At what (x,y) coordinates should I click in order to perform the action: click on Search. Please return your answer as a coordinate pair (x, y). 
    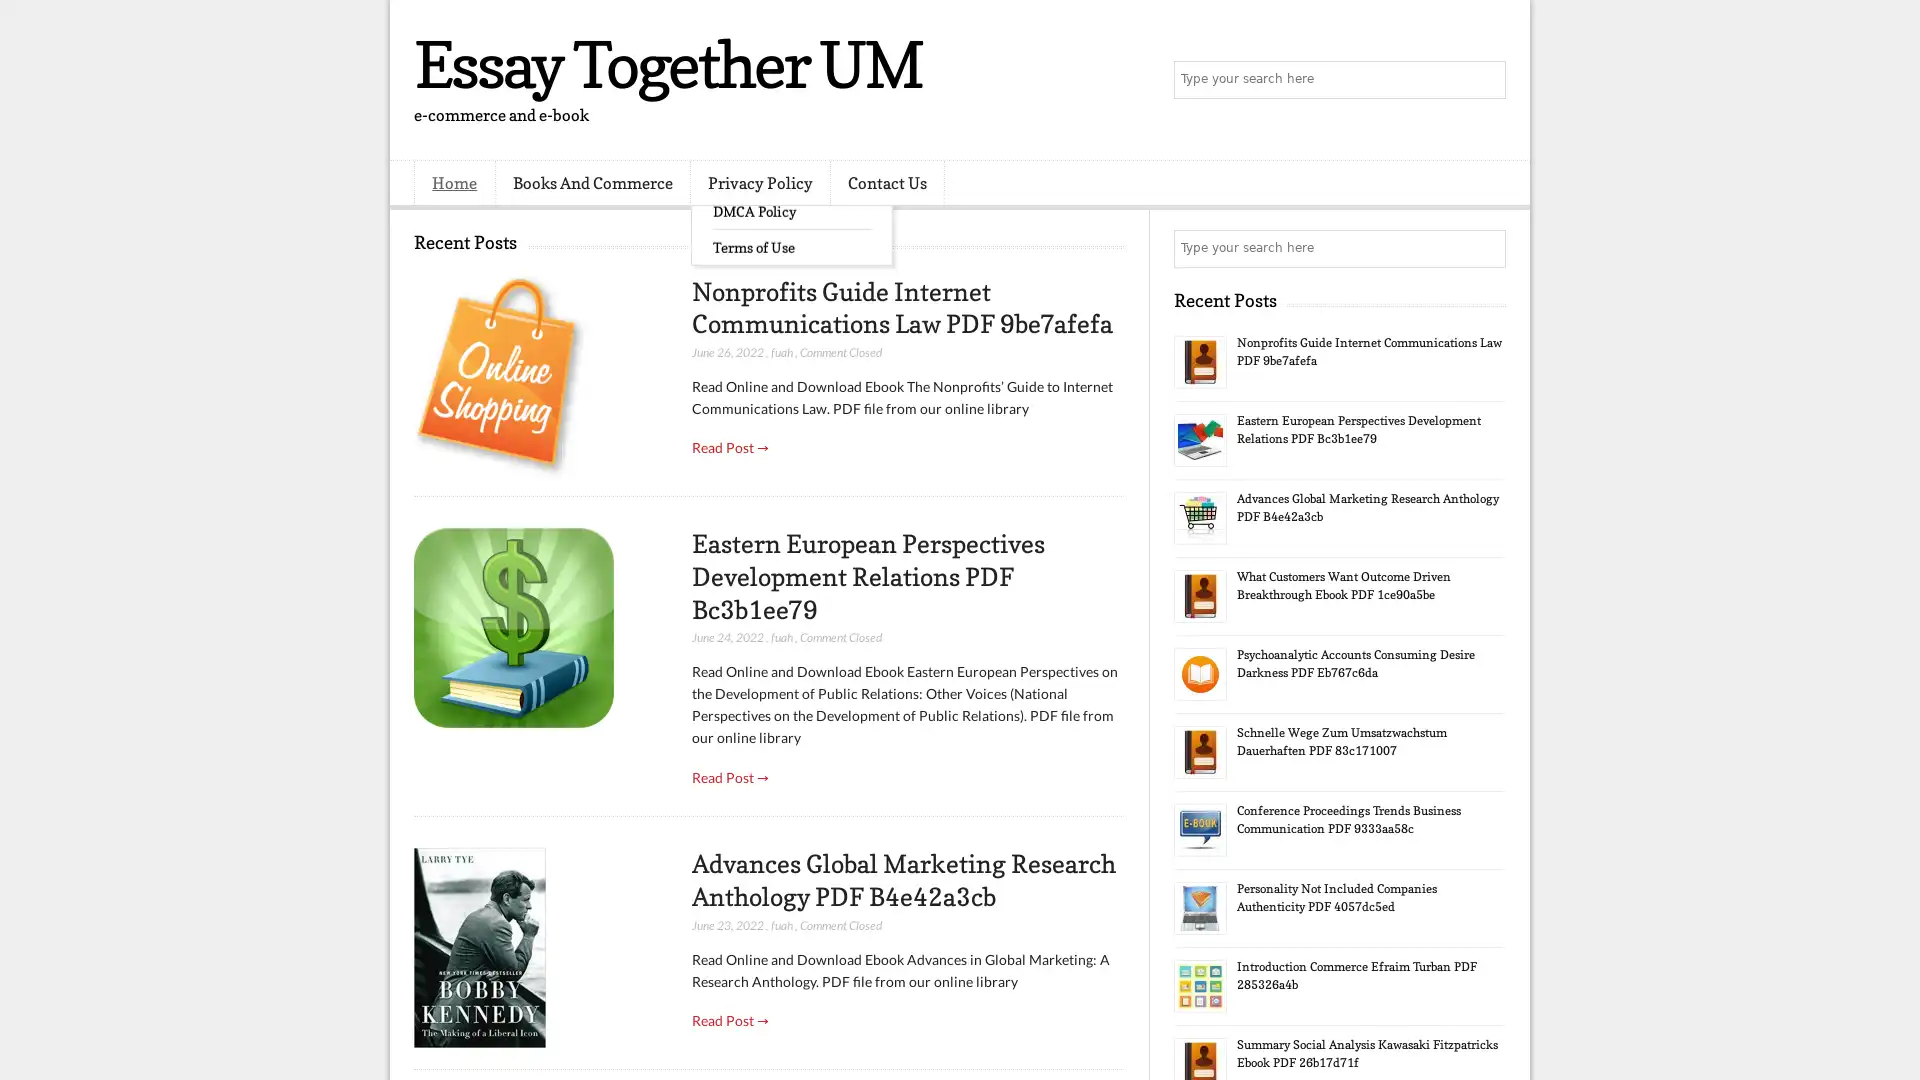
    Looking at the image, I should click on (1485, 248).